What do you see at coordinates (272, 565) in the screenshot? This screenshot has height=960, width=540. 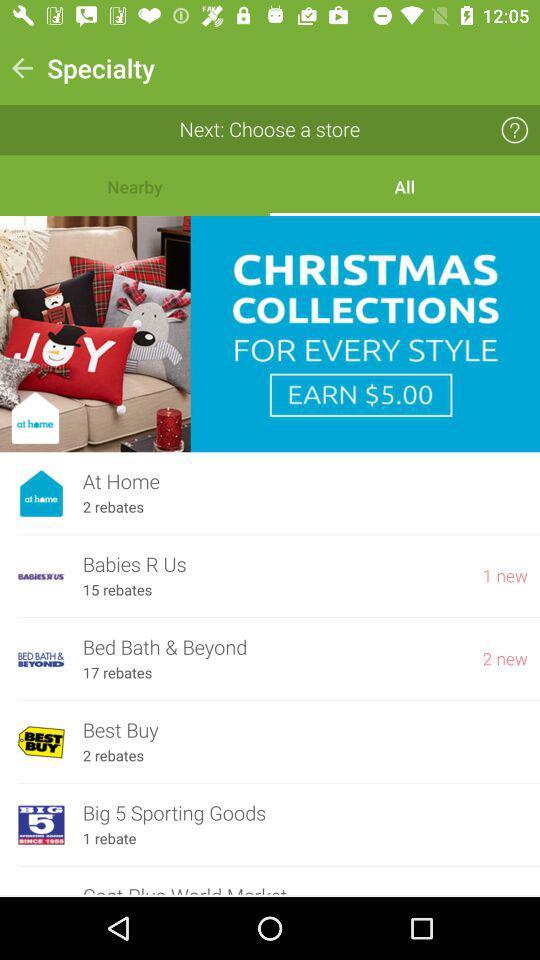 I see `the icon above the 15 rebates item` at bounding box center [272, 565].